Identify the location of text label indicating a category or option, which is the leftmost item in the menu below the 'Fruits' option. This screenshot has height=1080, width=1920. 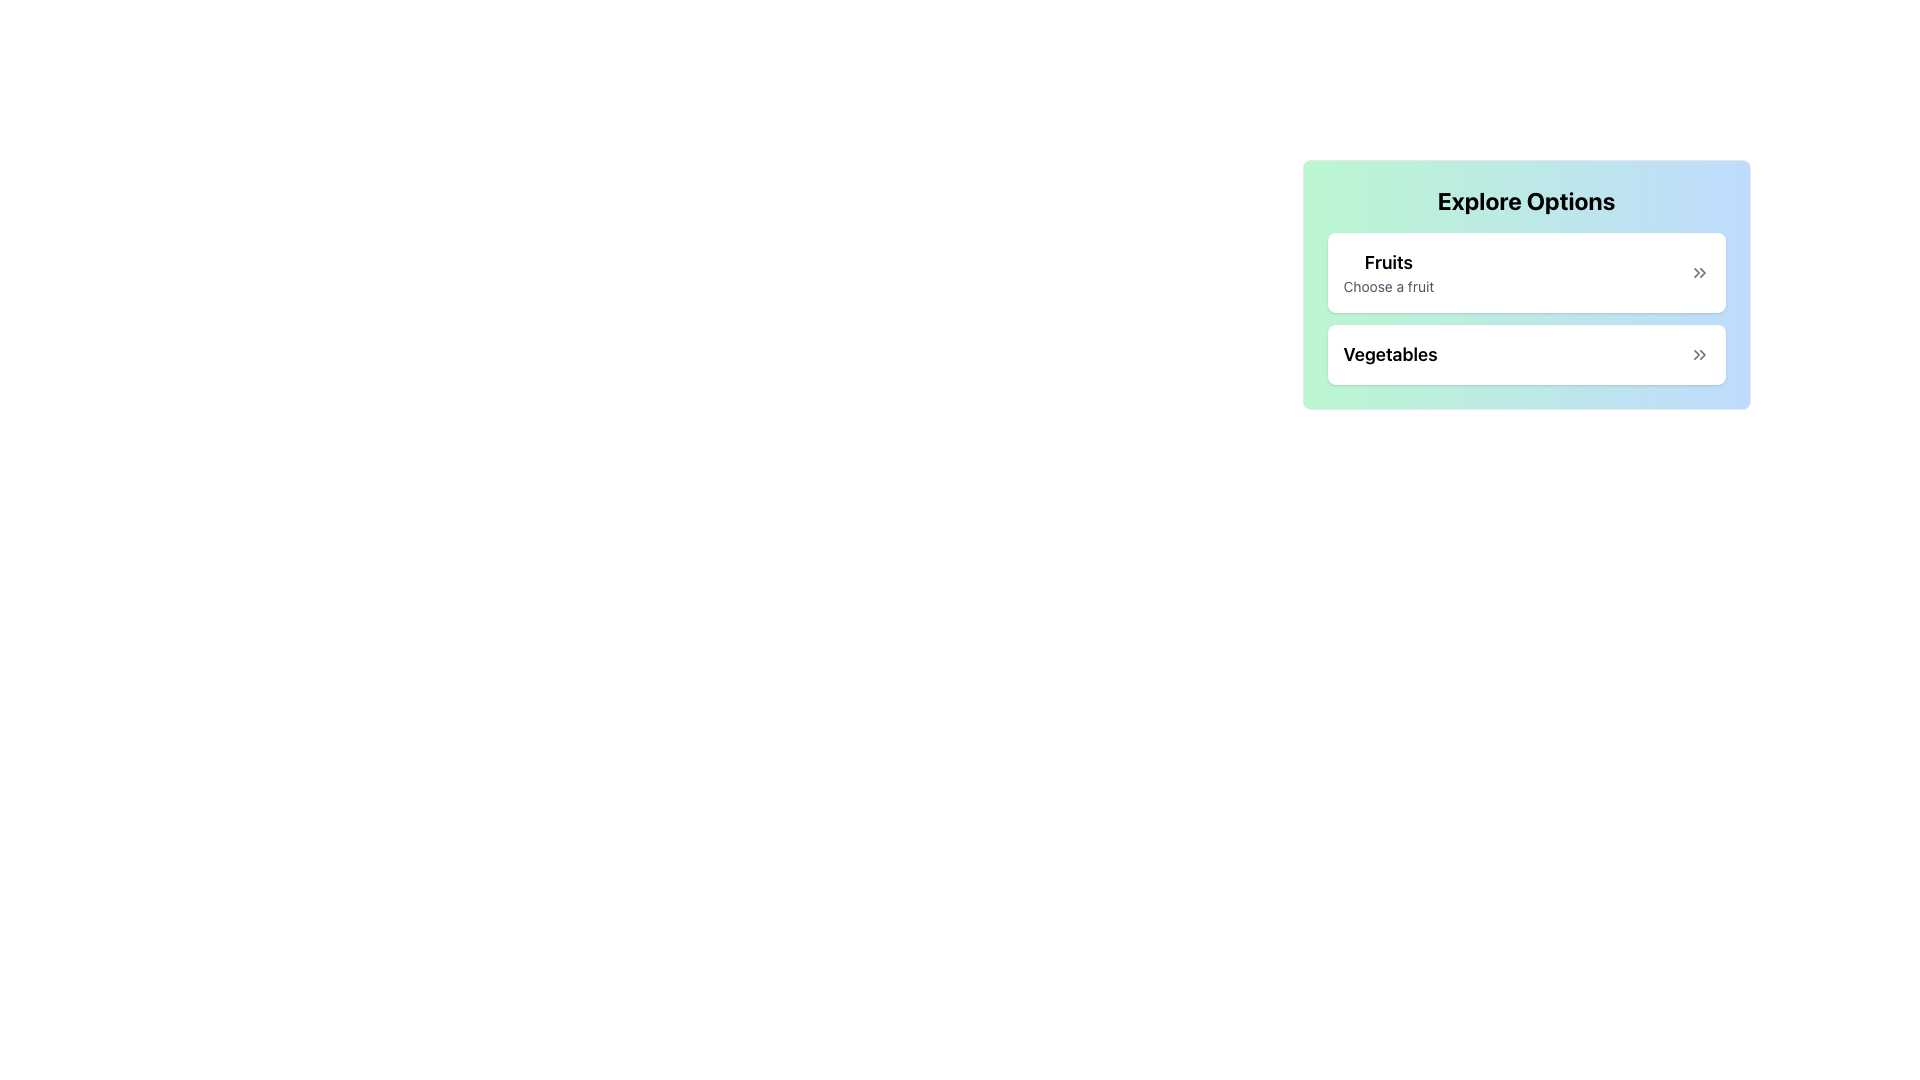
(1389, 353).